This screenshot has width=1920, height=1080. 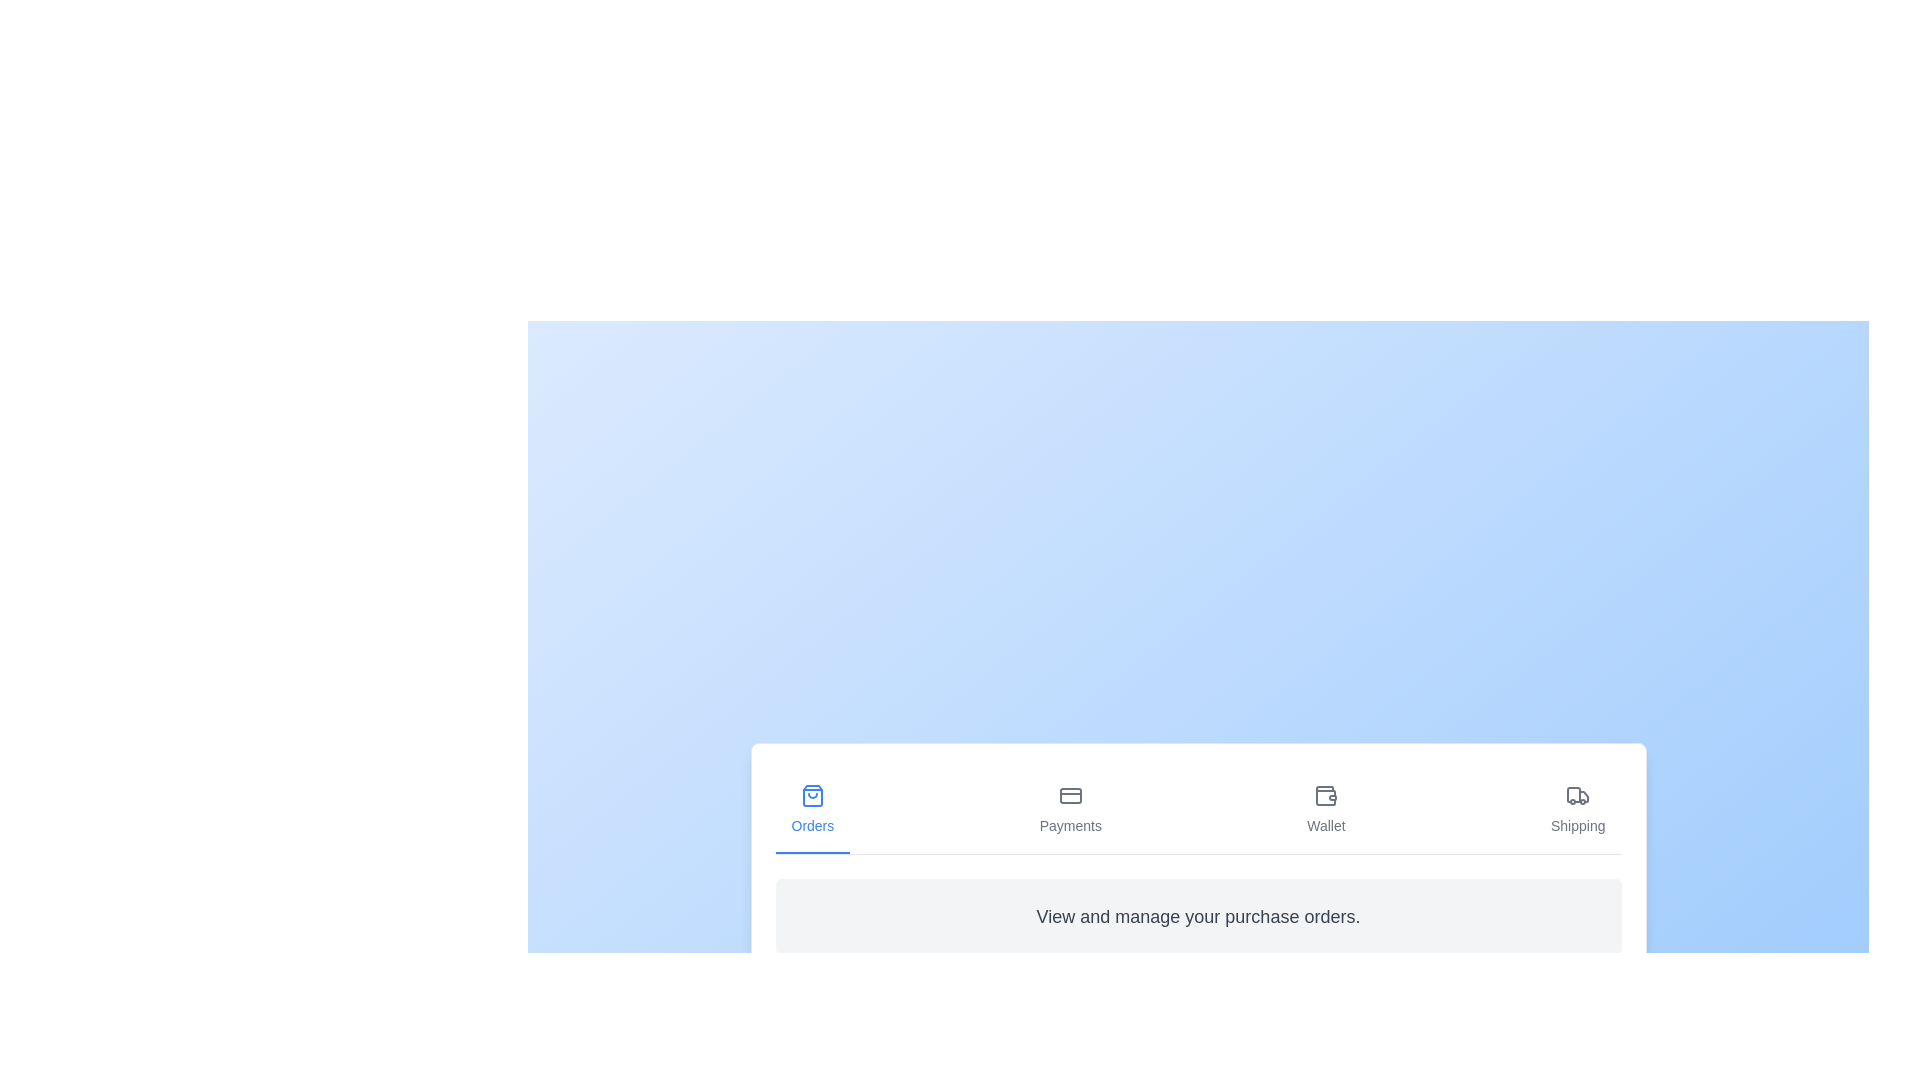 I want to click on the 'Wallet' icon element in the SVG graphic, so click(x=1326, y=792).